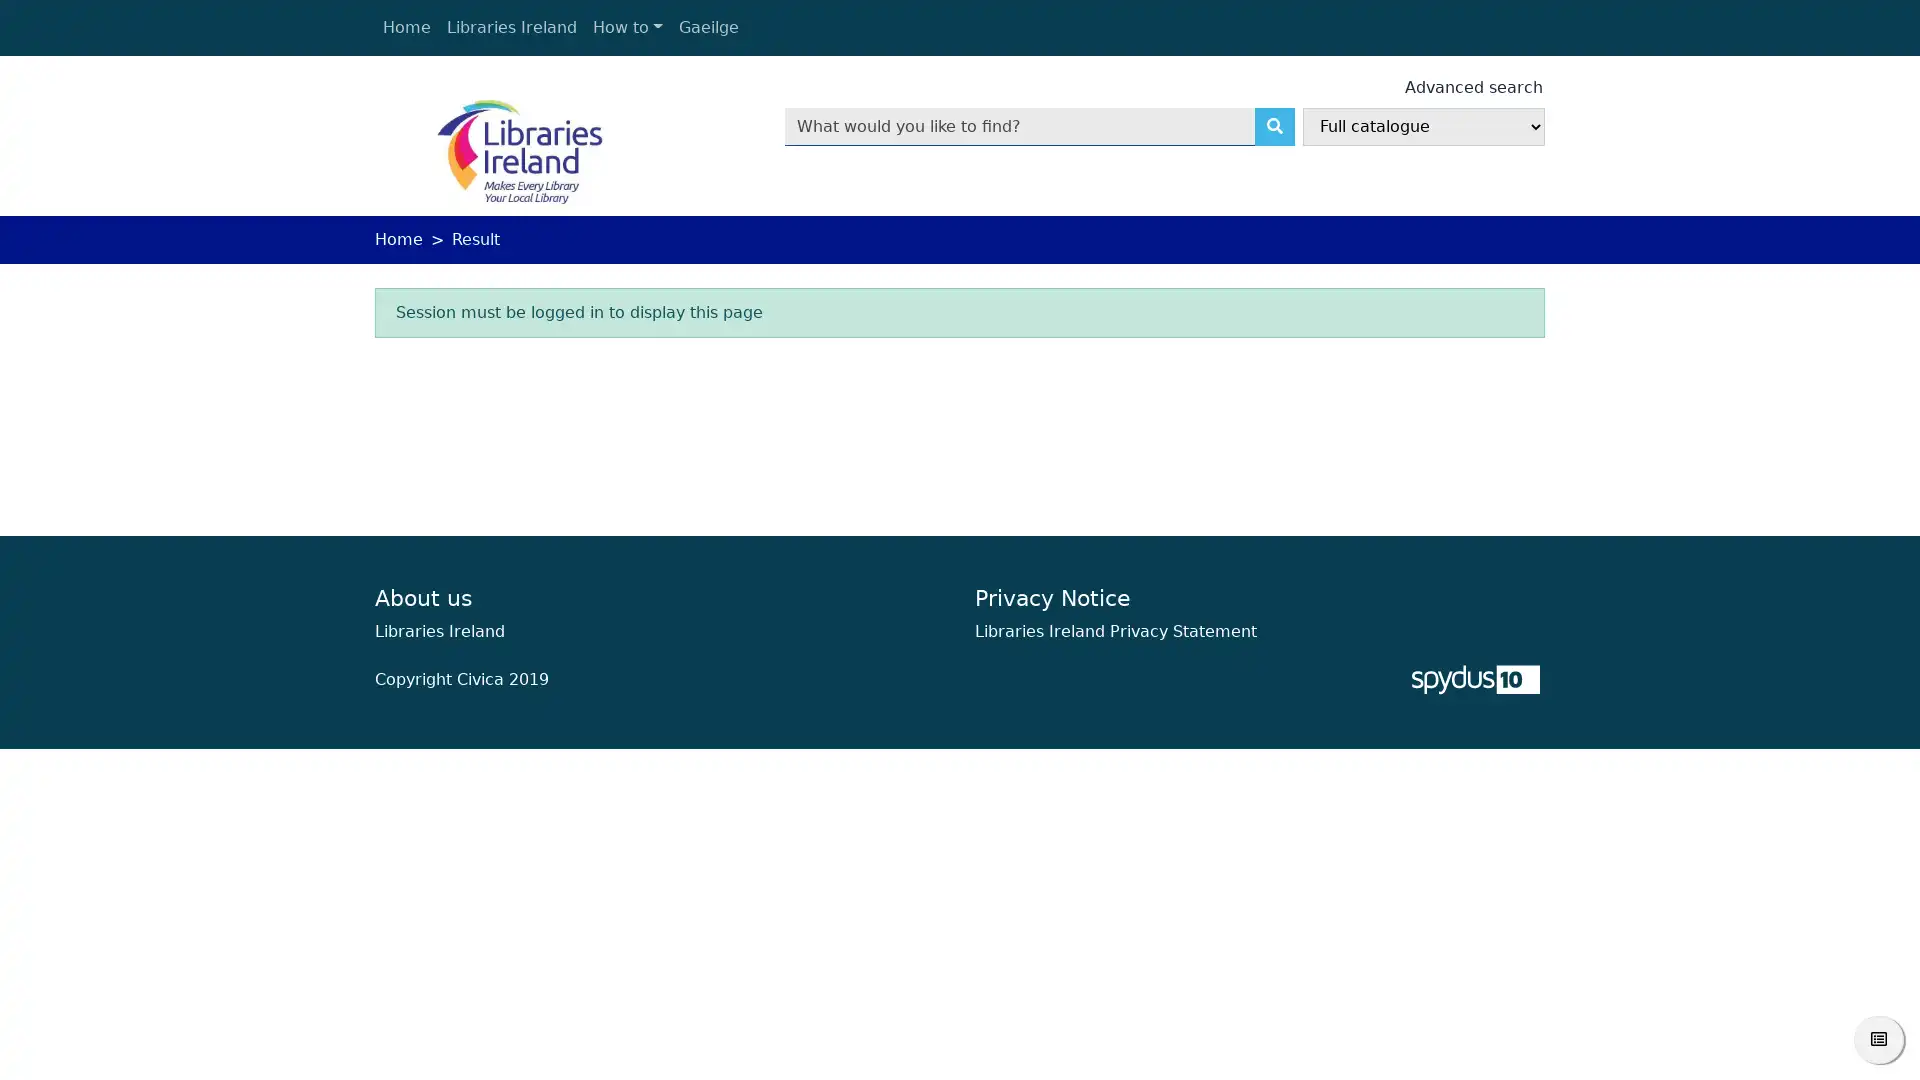 The height and width of the screenshot is (1080, 1920). What do you see at coordinates (1274, 127) in the screenshot?
I see `Search` at bounding box center [1274, 127].